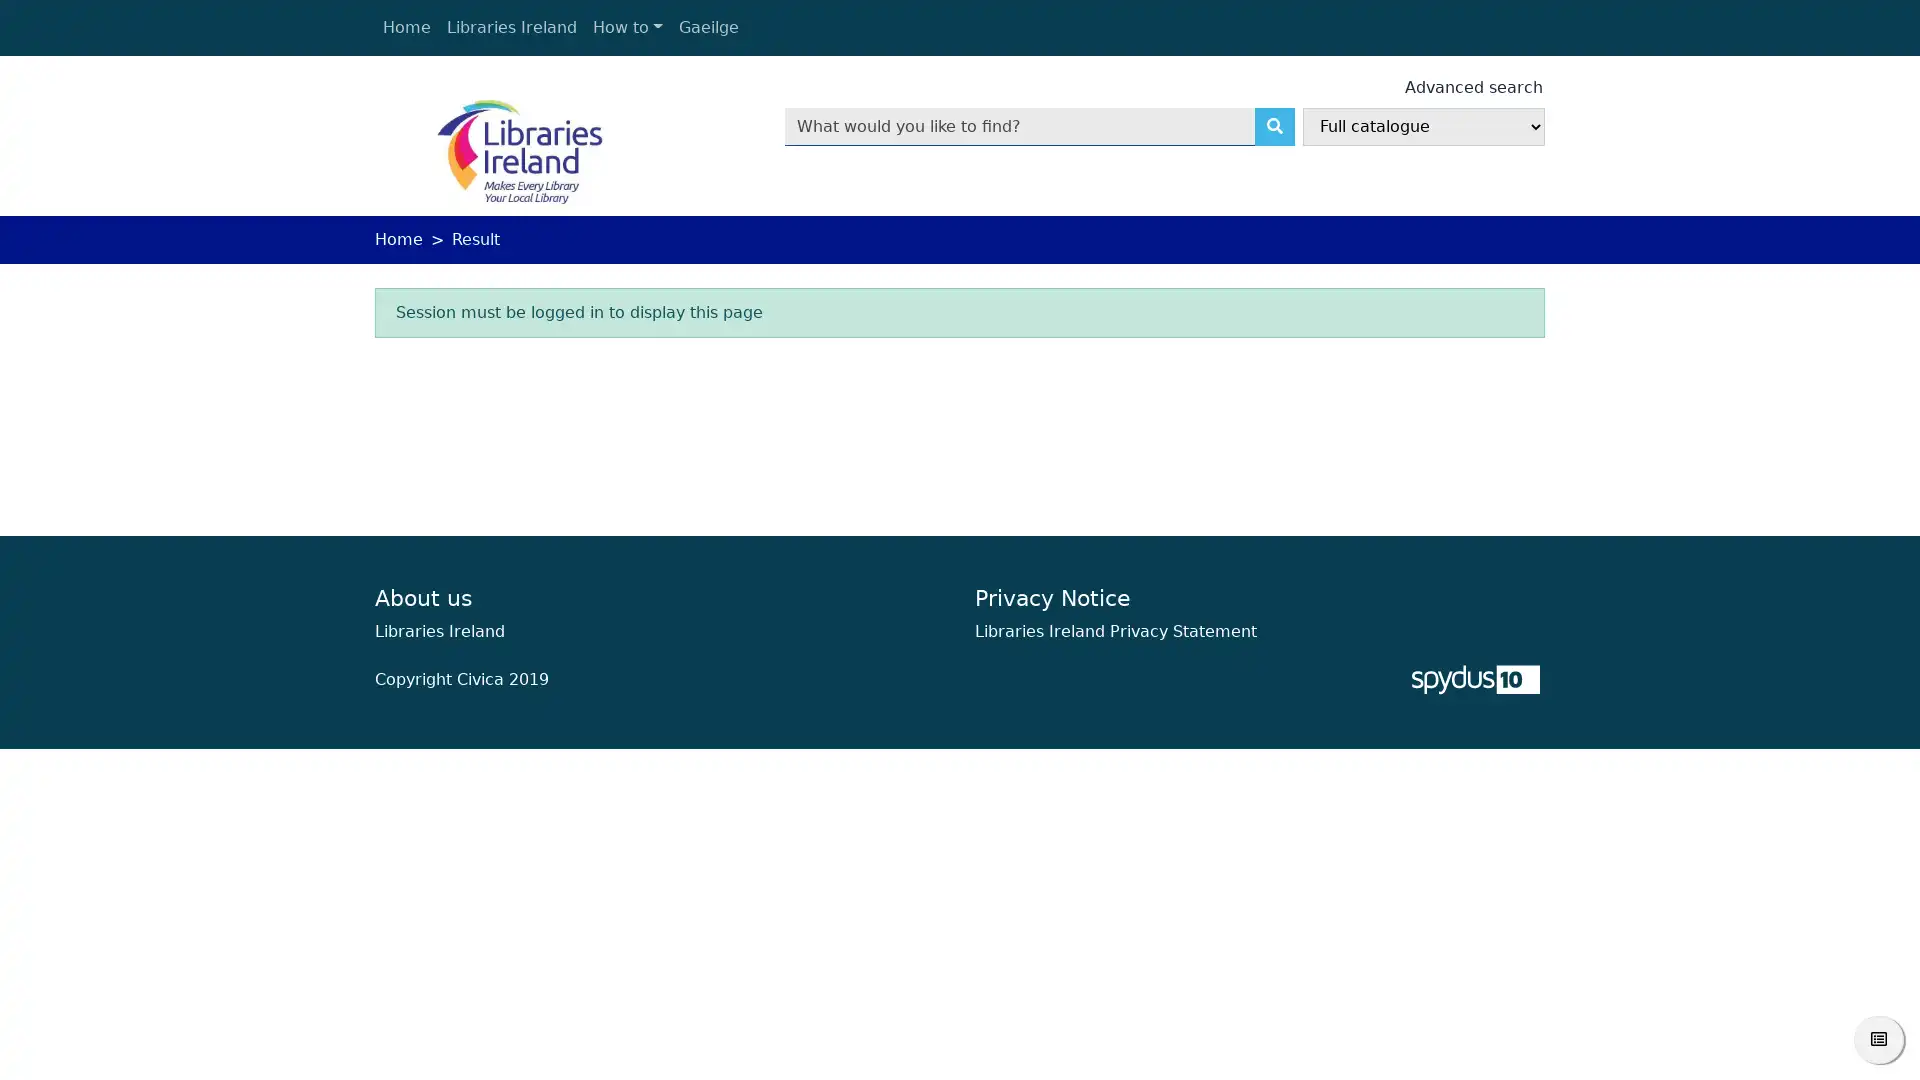 The height and width of the screenshot is (1080, 1920). What do you see at coordinates (1274, 127) in the screenshot?
I see `Search` at bounding box center [1274, 127].